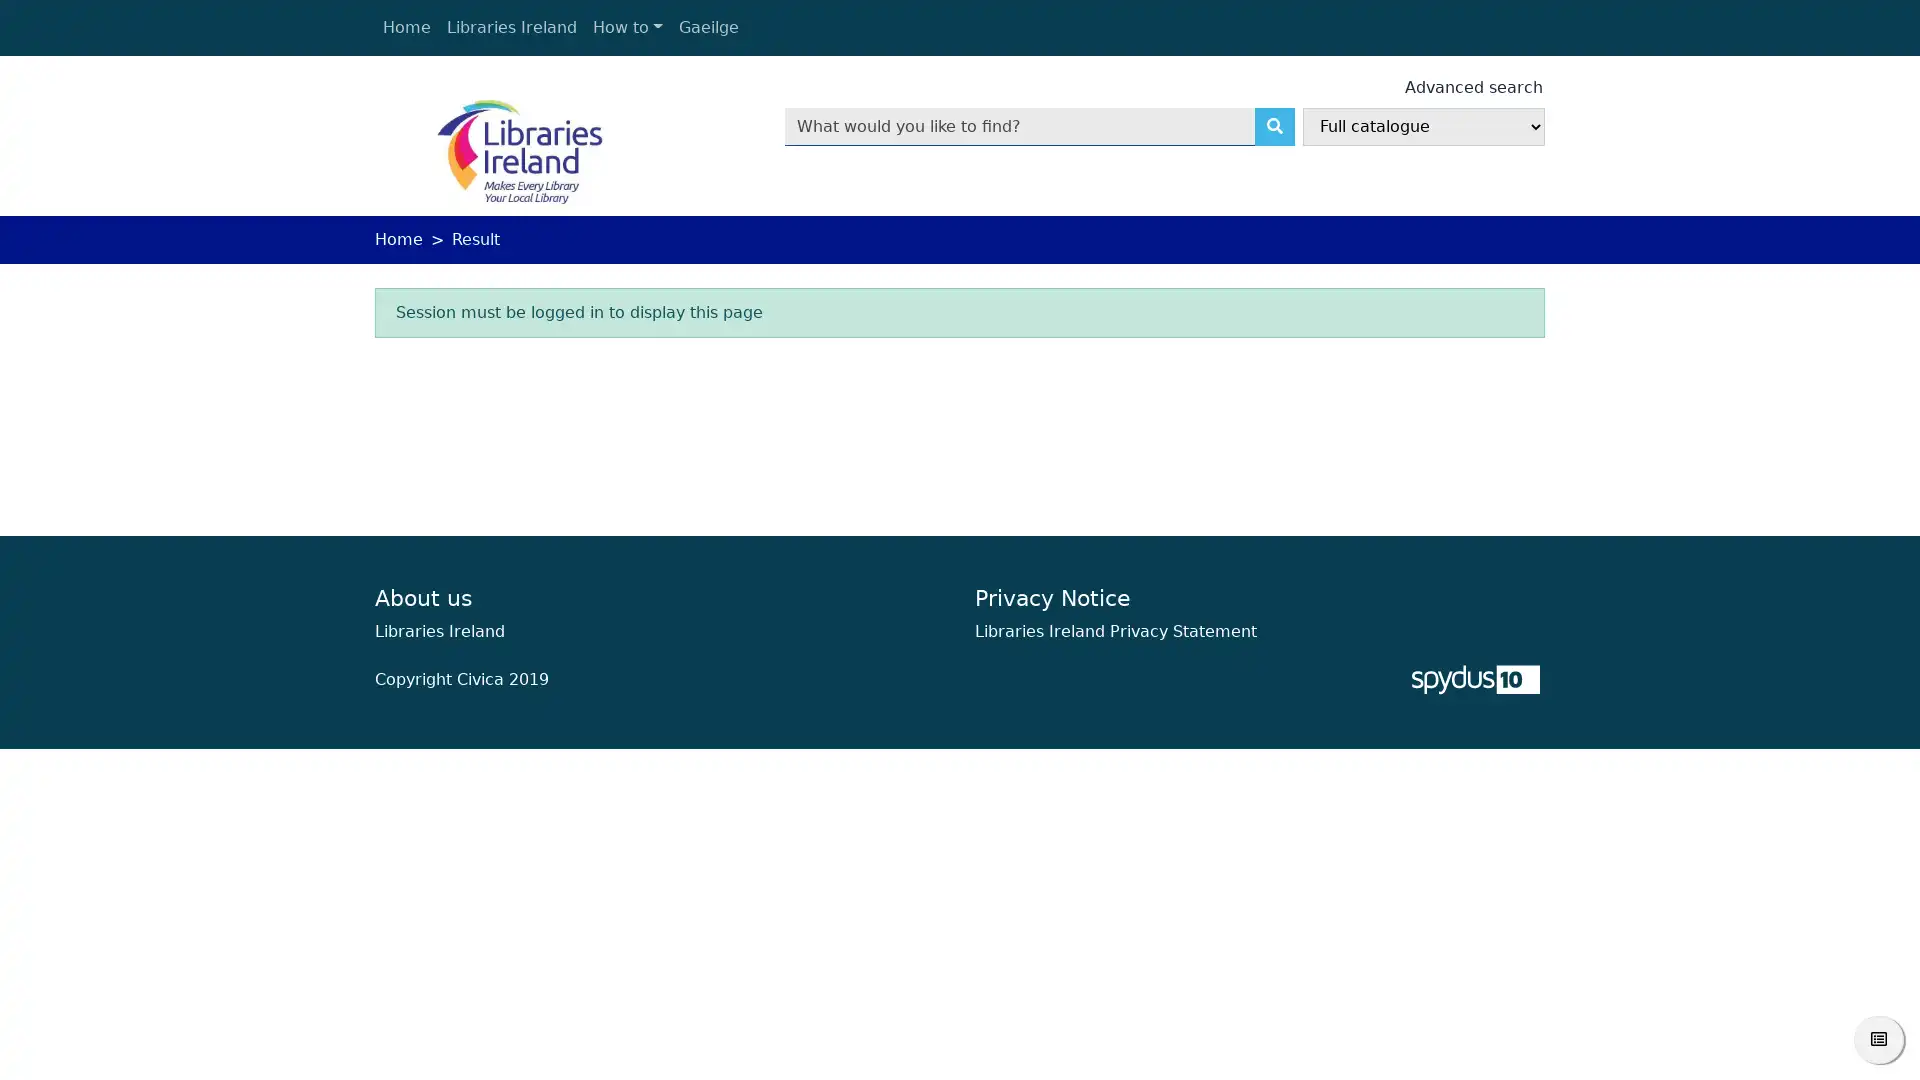 The height and width of the screenshot is (1080, 1920). What do you see at coordinates (1274, 127) in the screenshot?
I see `Search` at bounding box center [1274, 127].